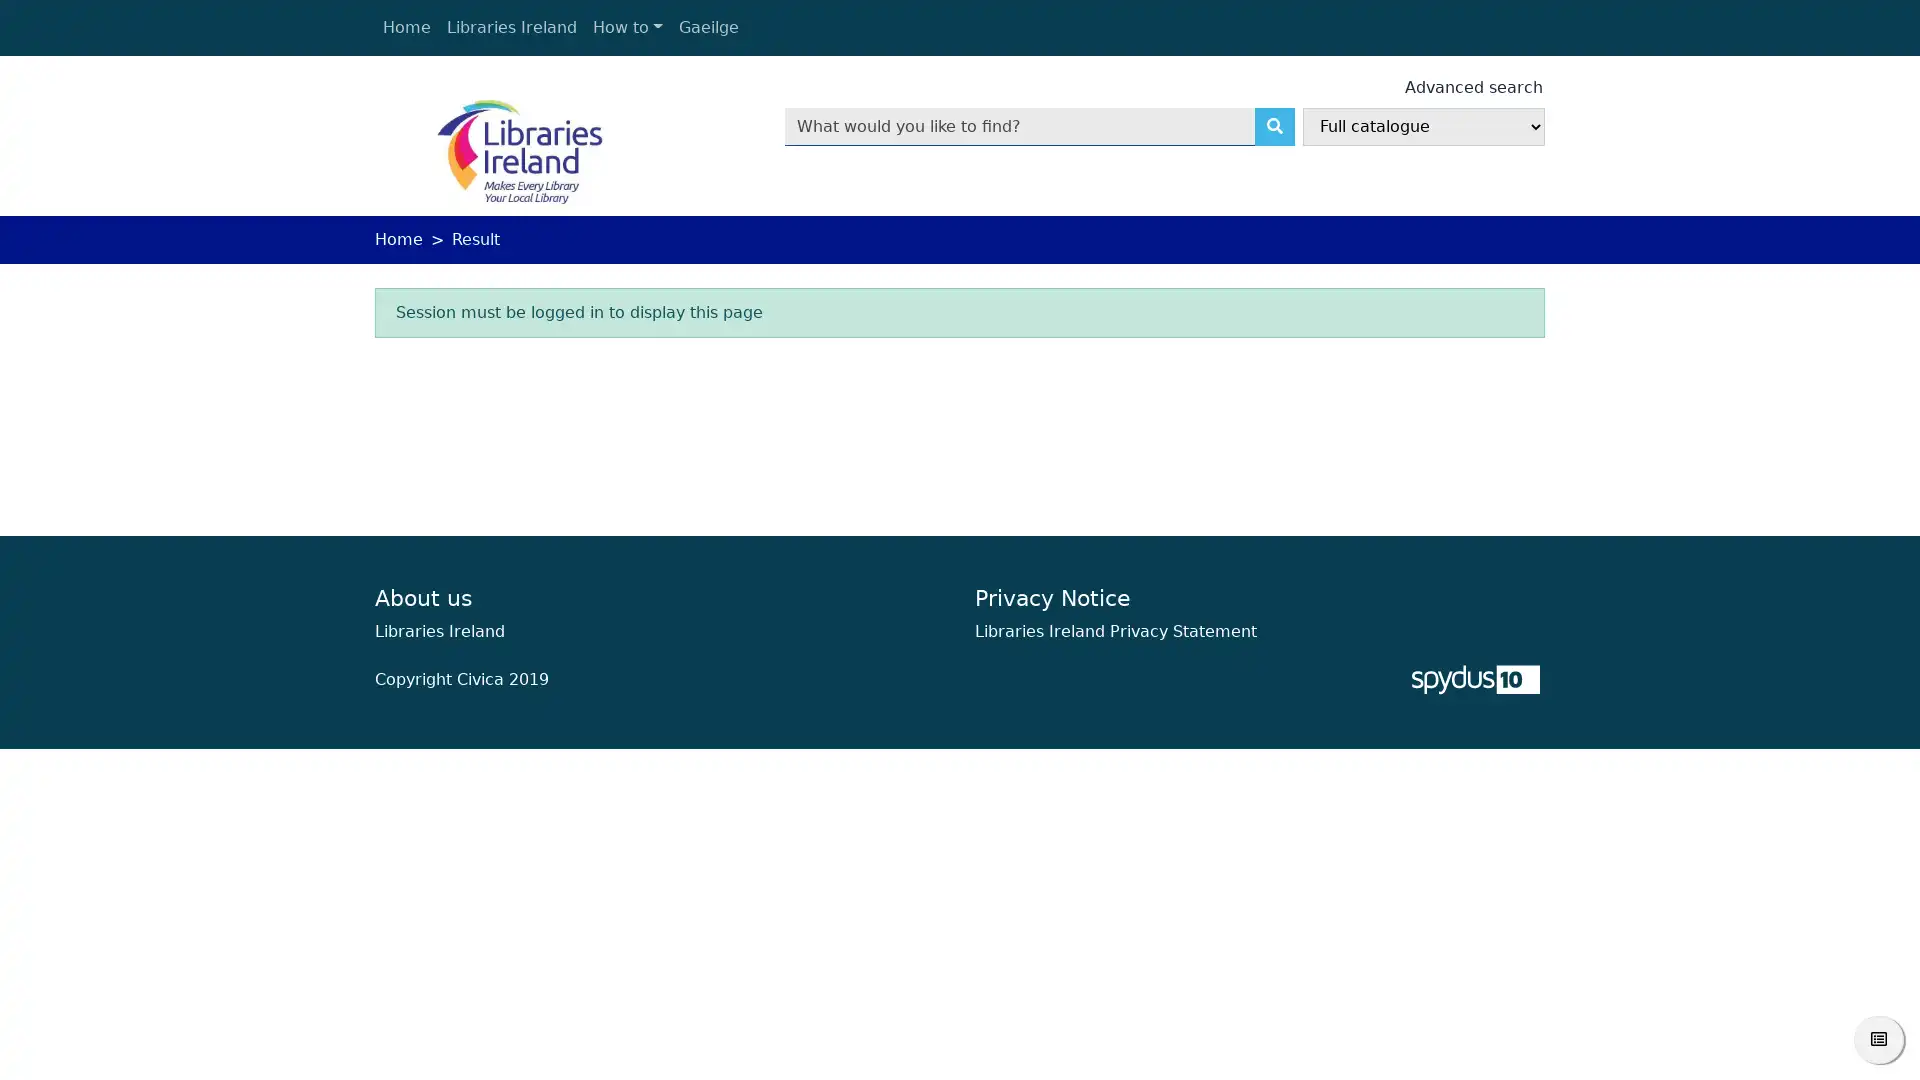 The height and width of the screenshot is (1080, 1920). What do you see at coordinates (1274, 127) in the screenshot?
I see `Search` at bounding box center [1274, 127].